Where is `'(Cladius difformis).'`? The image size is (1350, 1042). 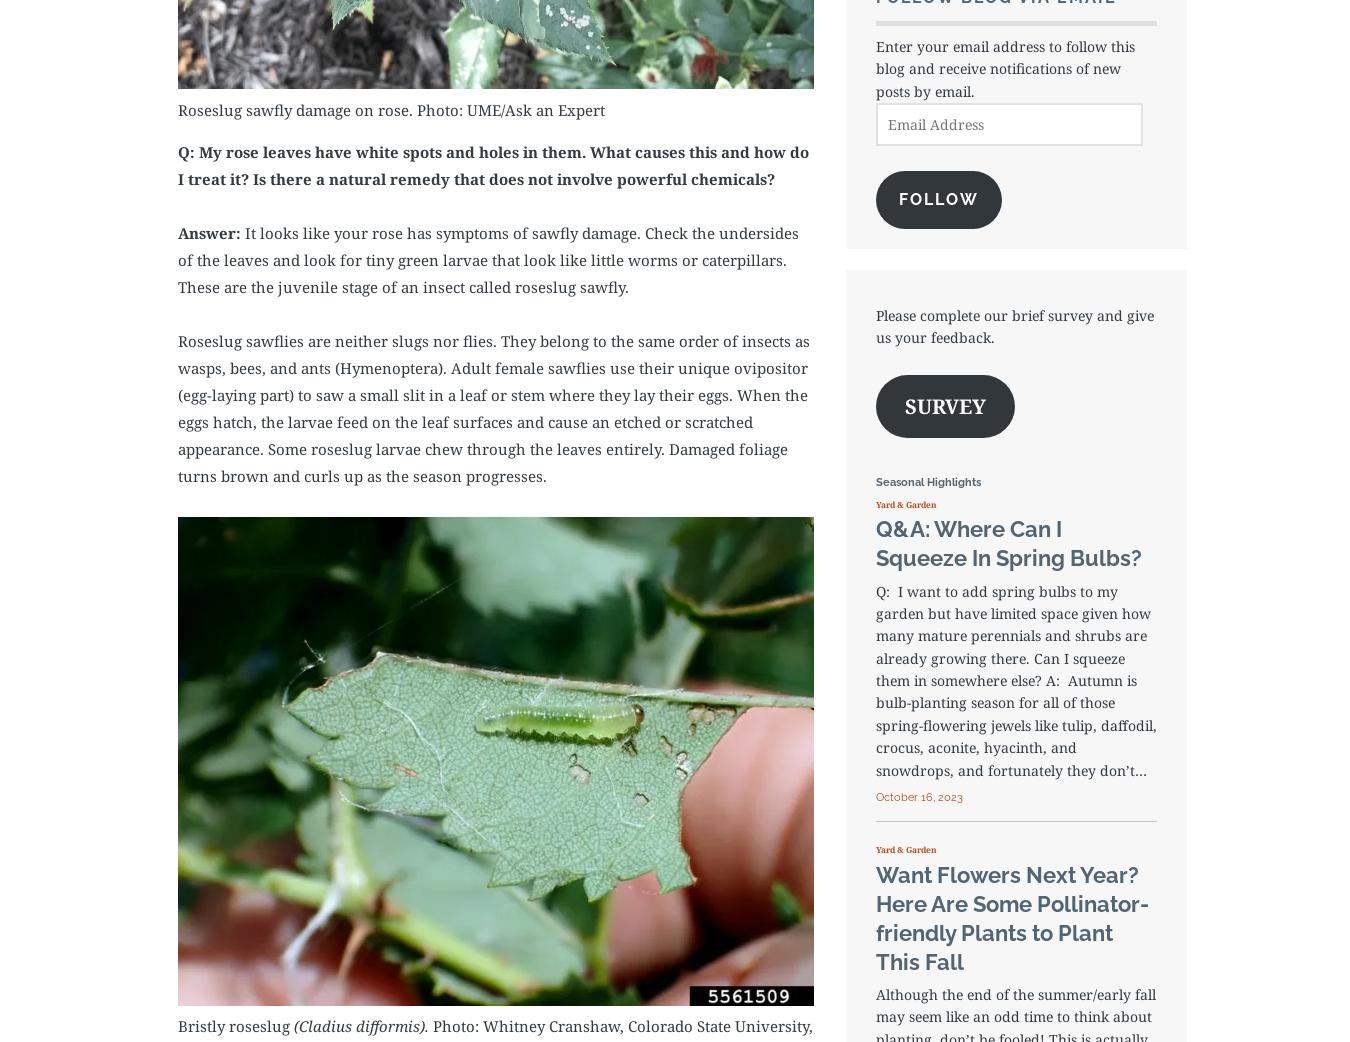 '(Cladius difformis).' is located at coordinates (361, 1025).